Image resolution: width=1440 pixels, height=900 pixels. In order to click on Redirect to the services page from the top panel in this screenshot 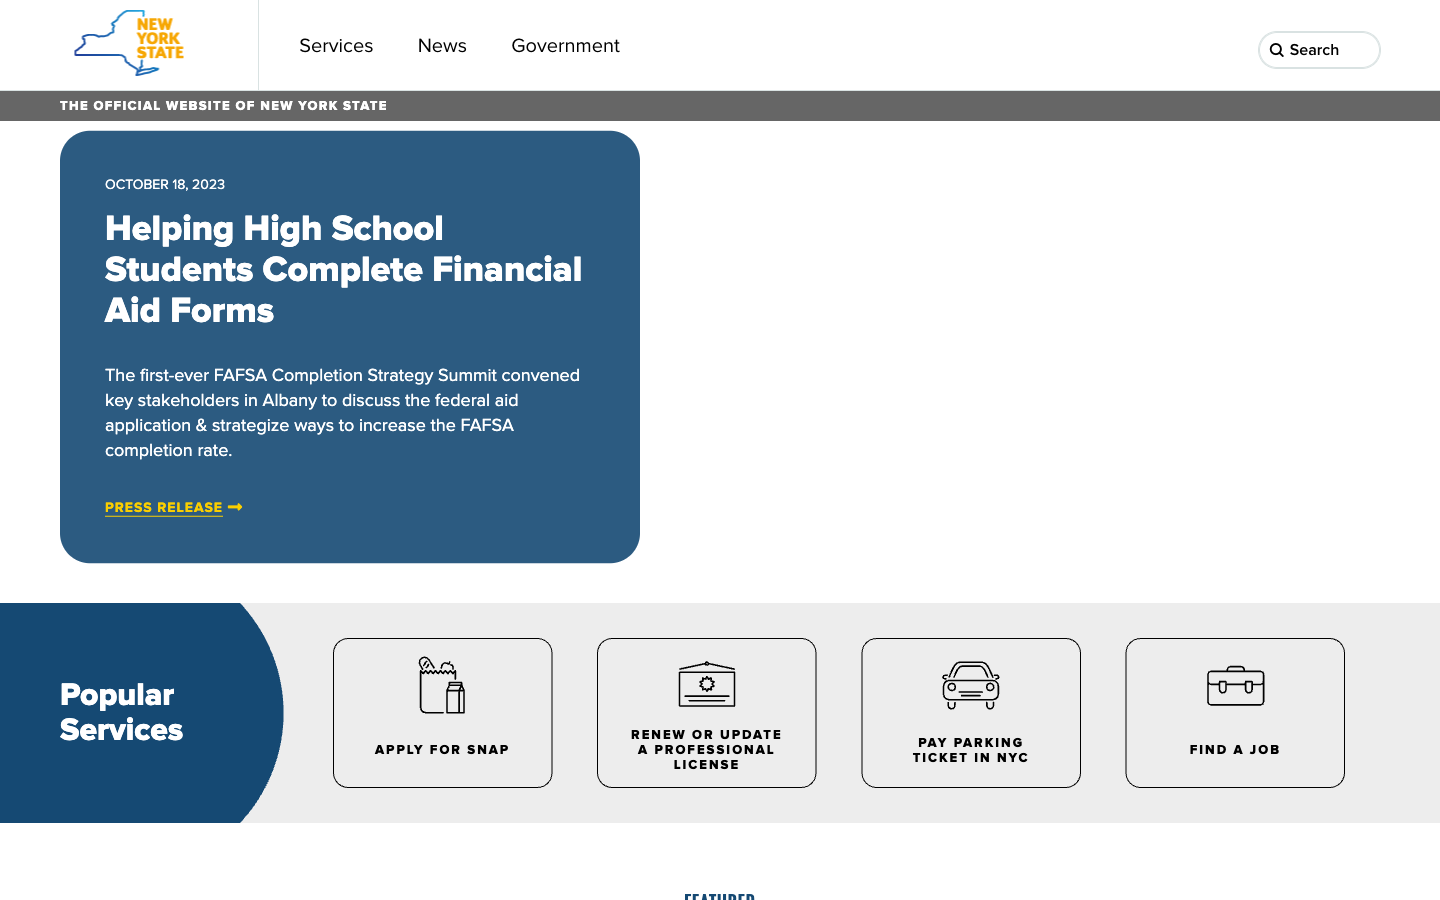, I will do `click(336, 44)`.